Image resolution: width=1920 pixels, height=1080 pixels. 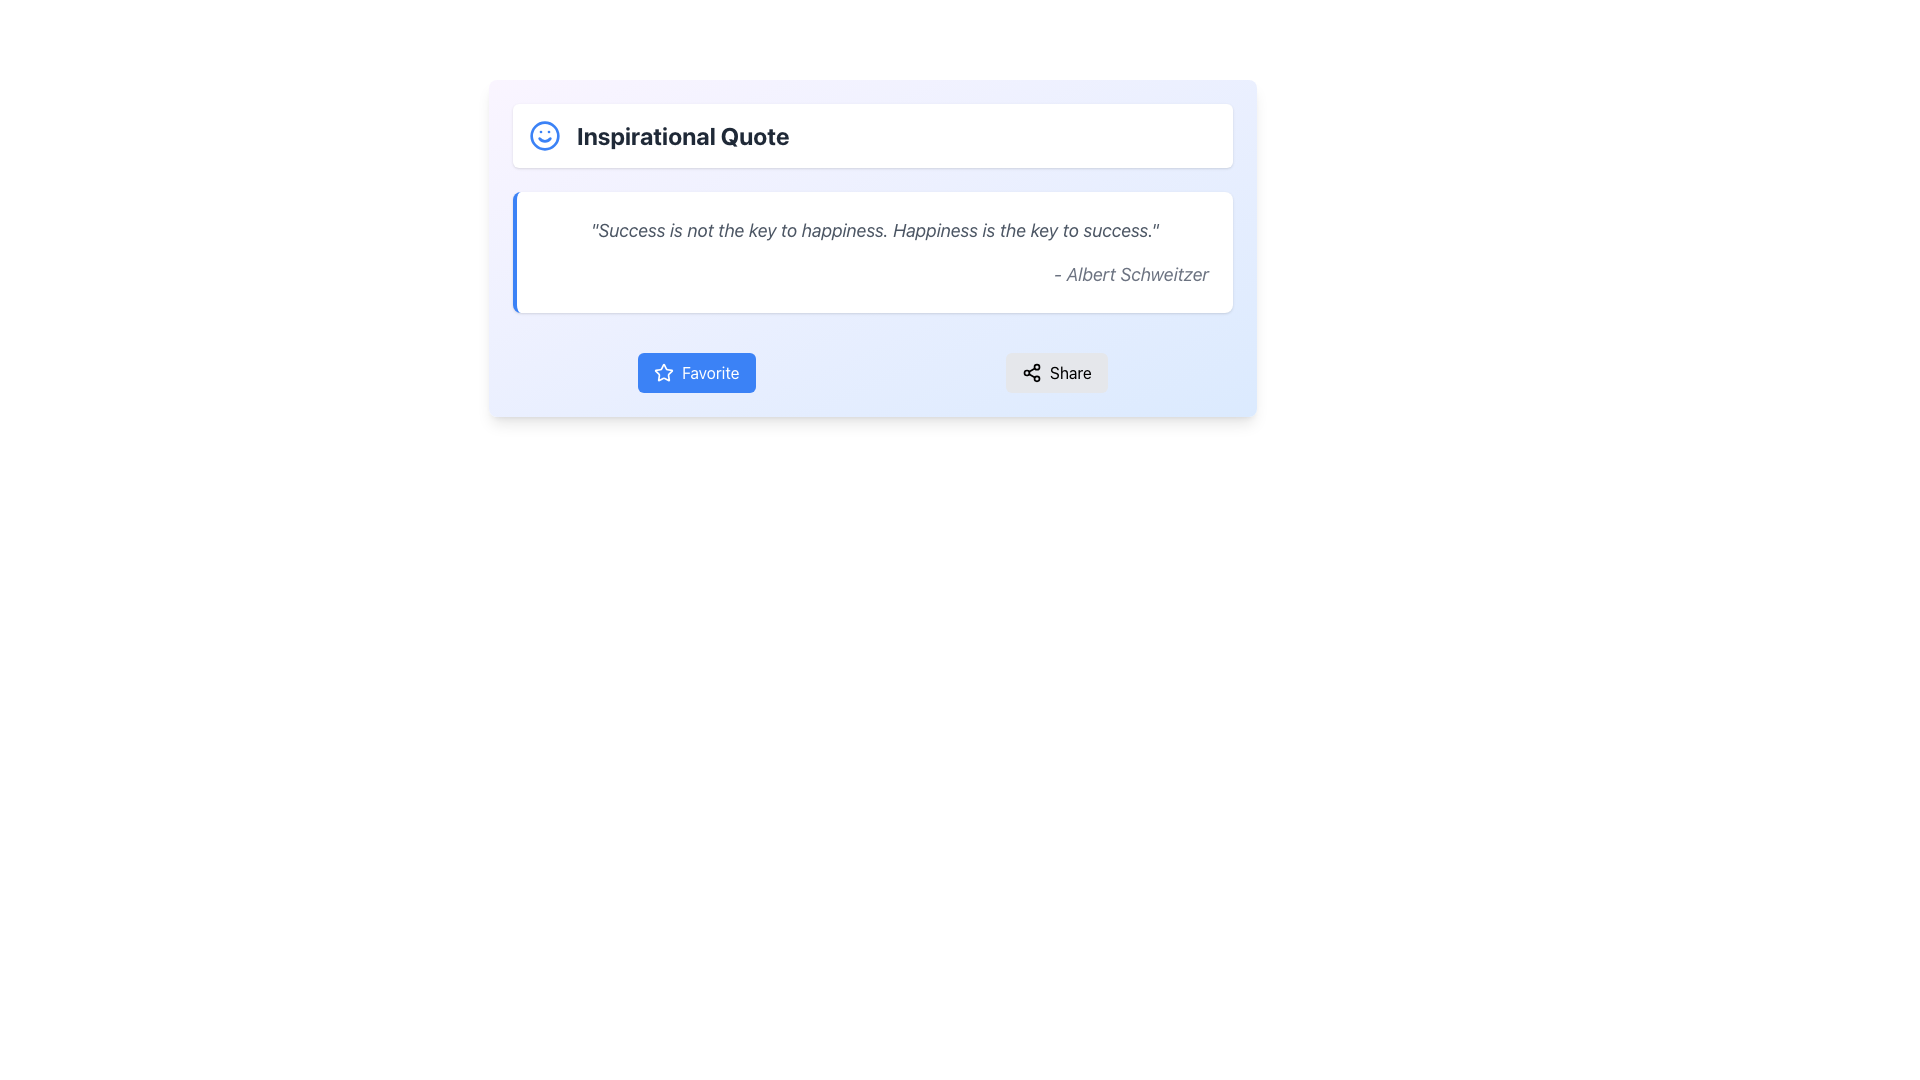 What do you see at coordinates (664, 373) in the screenshot?
I see `the star-shaped icon to the left of the 'Favorite' text within the blue button to mark it as favorite` at bounding box center [664, 373].